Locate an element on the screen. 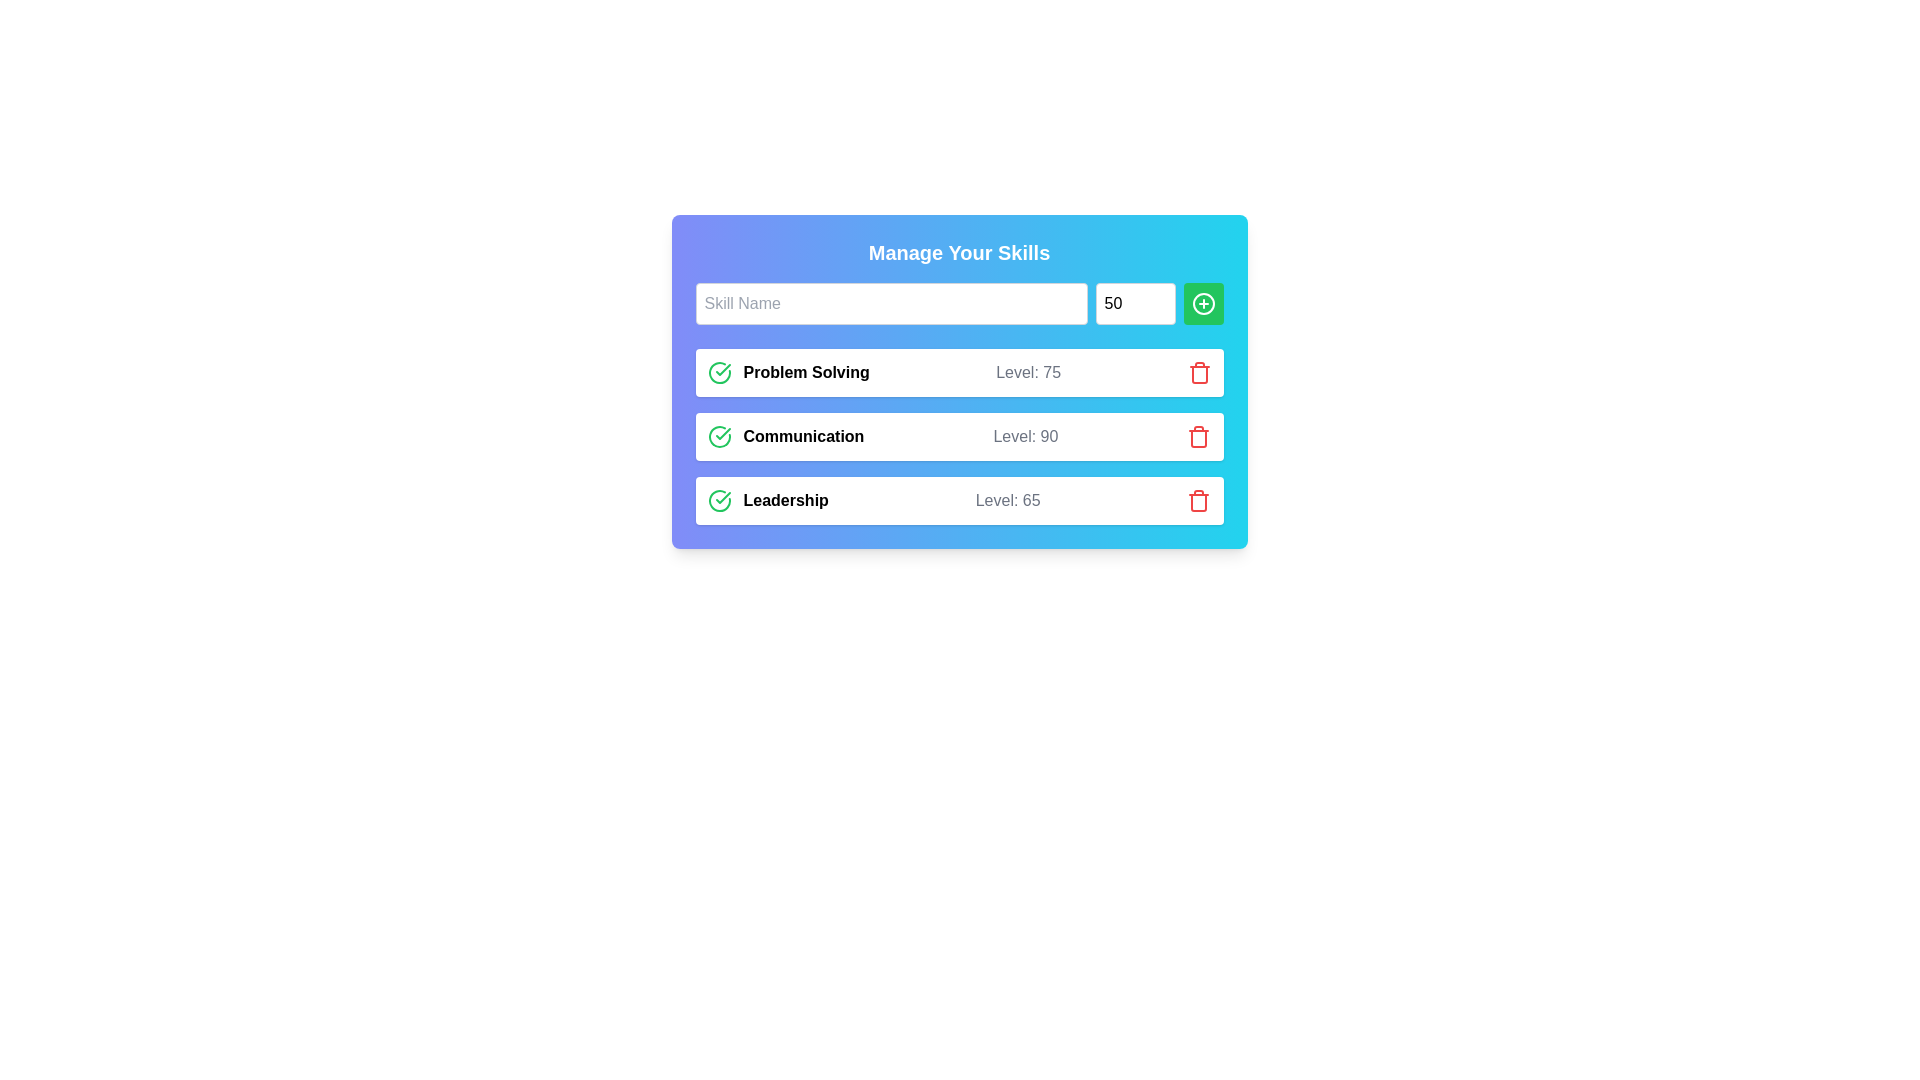 This screenshot has width=1920, height=1080. the delete button located to the right of the 'Problem Solving' skill level indicator in the topmost card of the skills list is located at coordinates (1199, 373).